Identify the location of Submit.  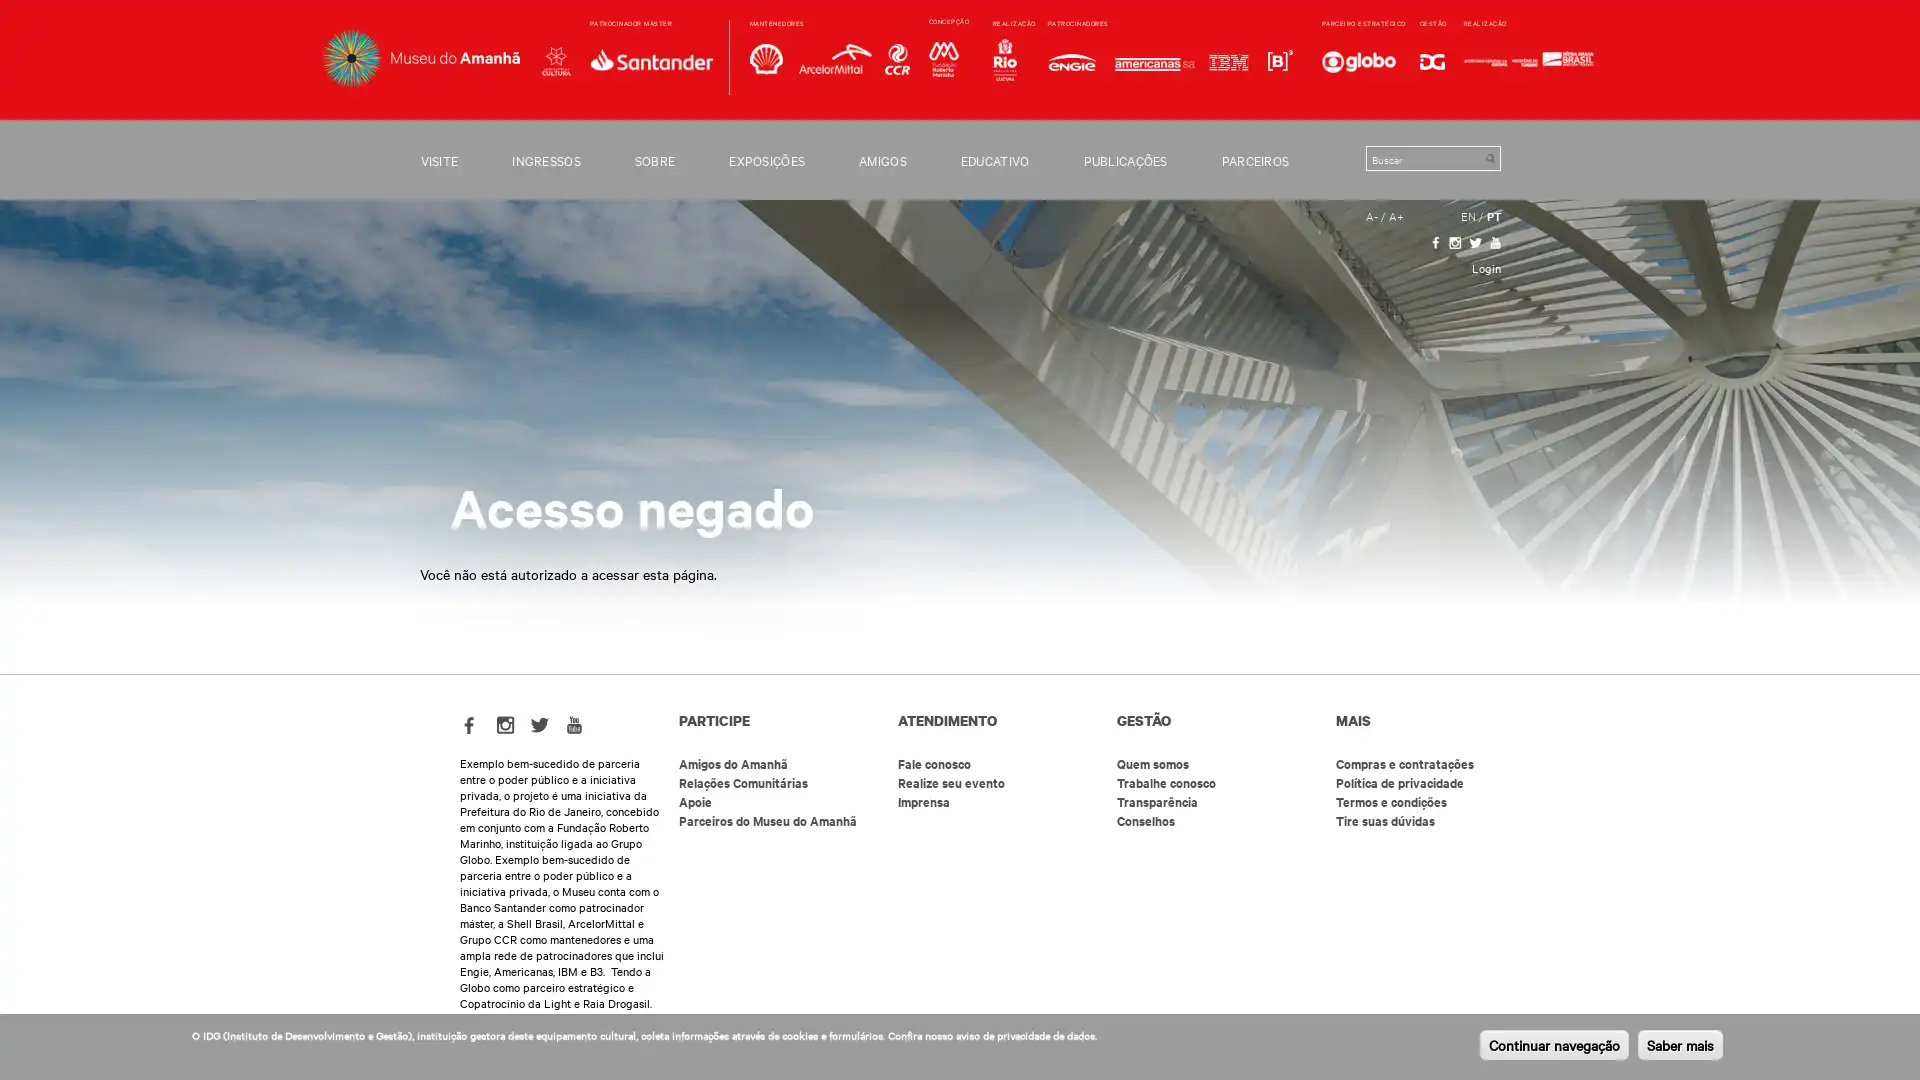
(1489, 157).